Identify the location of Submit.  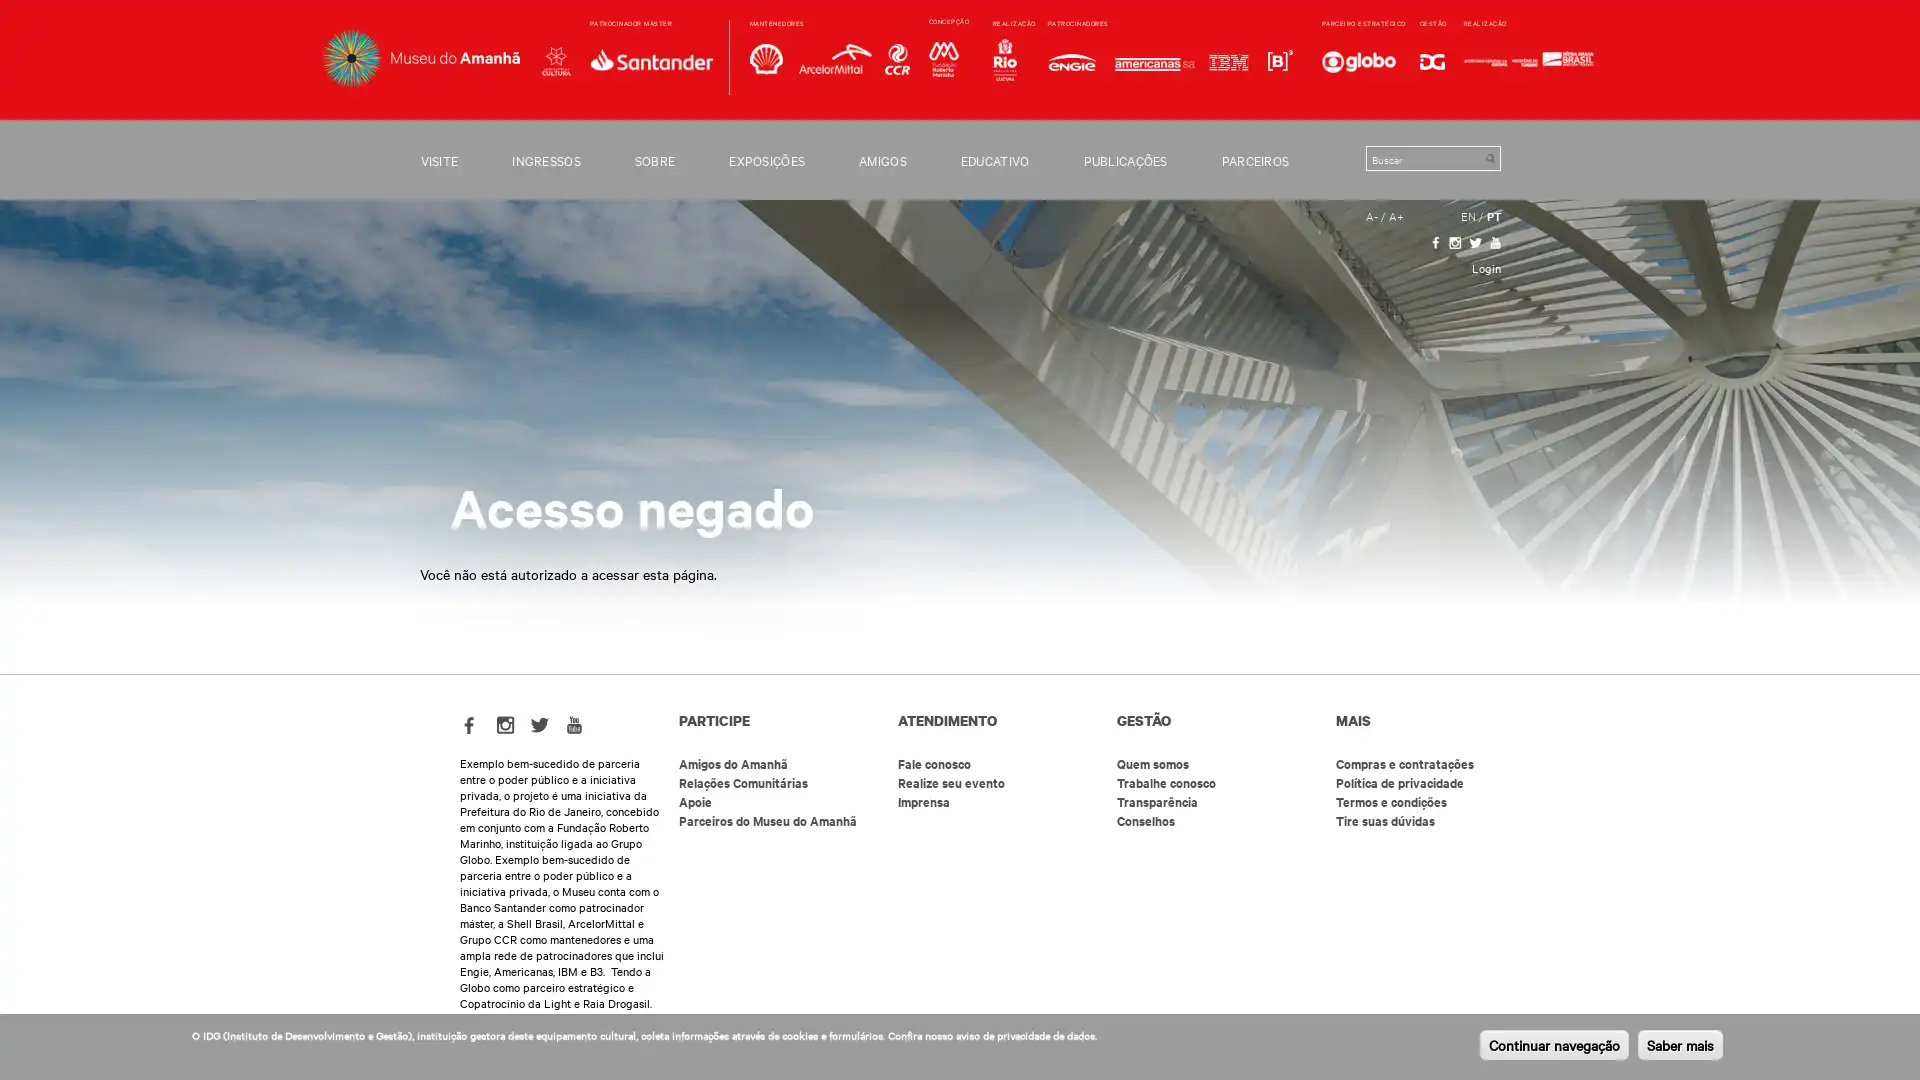
(1489, 157).